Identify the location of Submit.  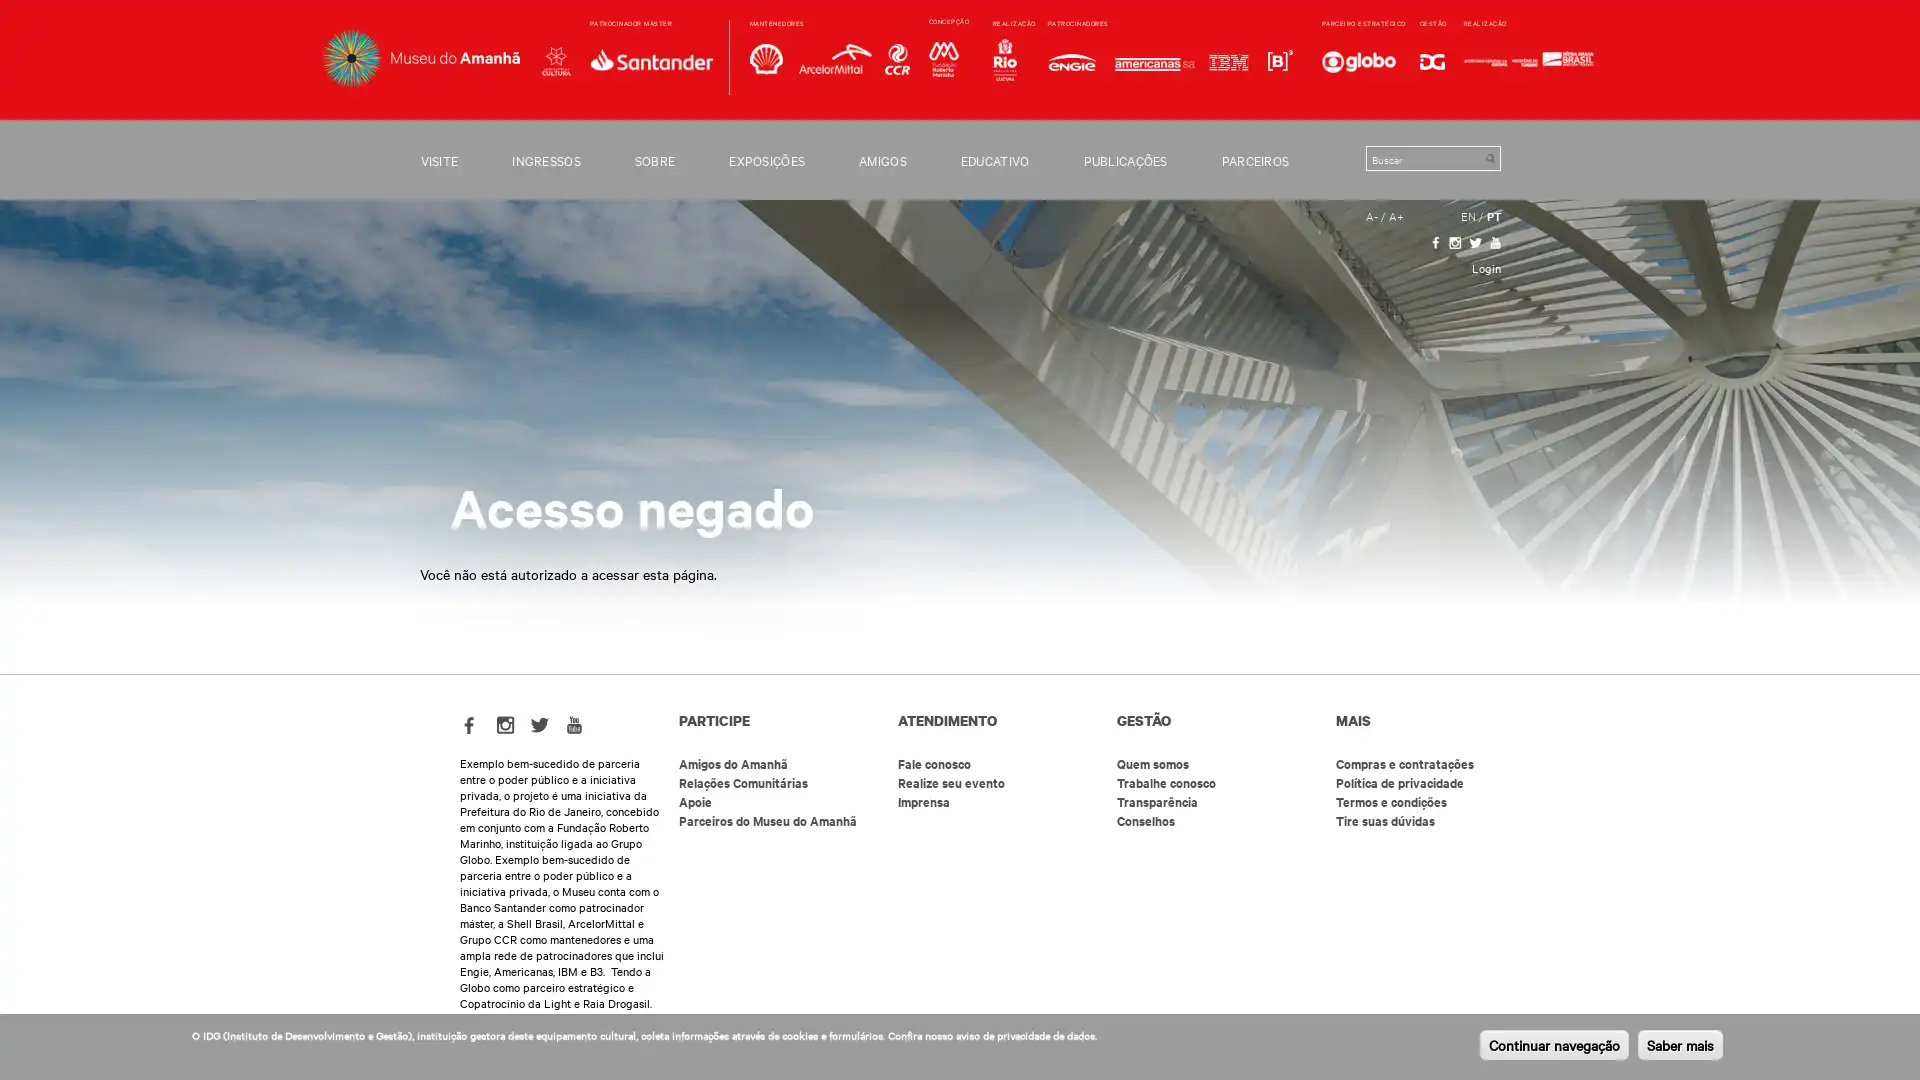
(1489, 157).